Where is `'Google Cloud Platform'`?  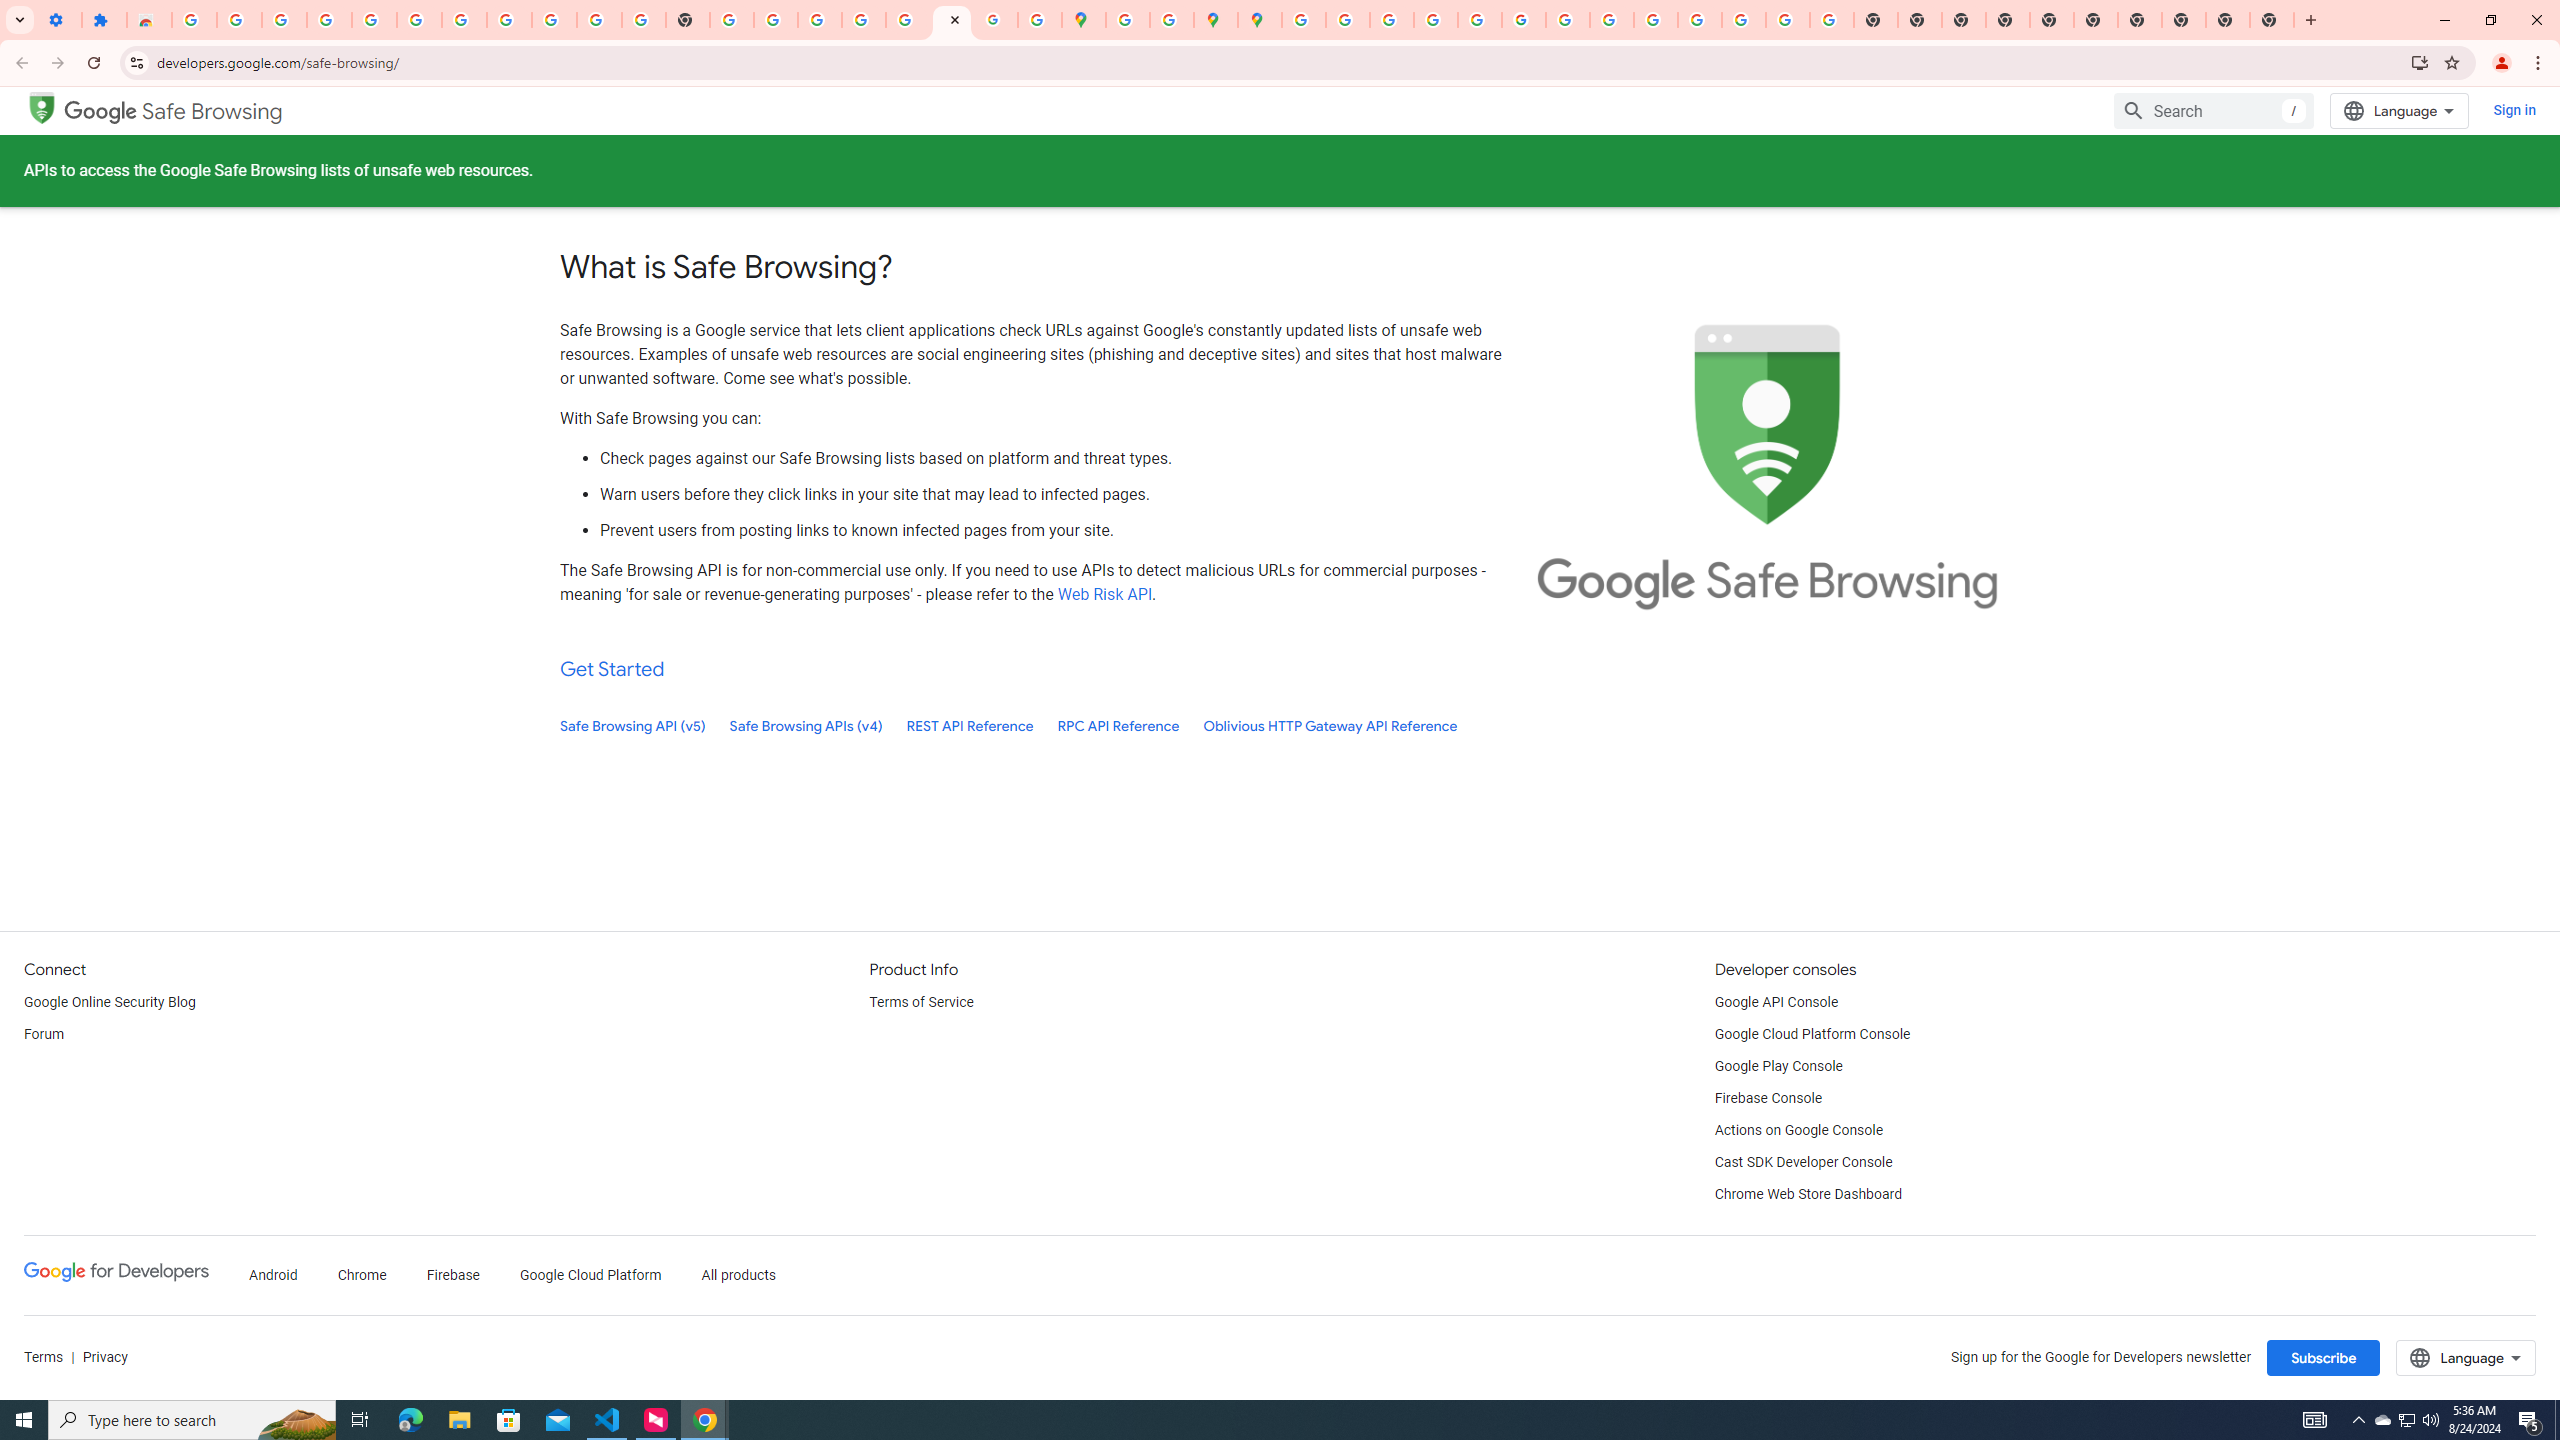 'Google Cloud Platform' is located at coordinates (591, 1275).